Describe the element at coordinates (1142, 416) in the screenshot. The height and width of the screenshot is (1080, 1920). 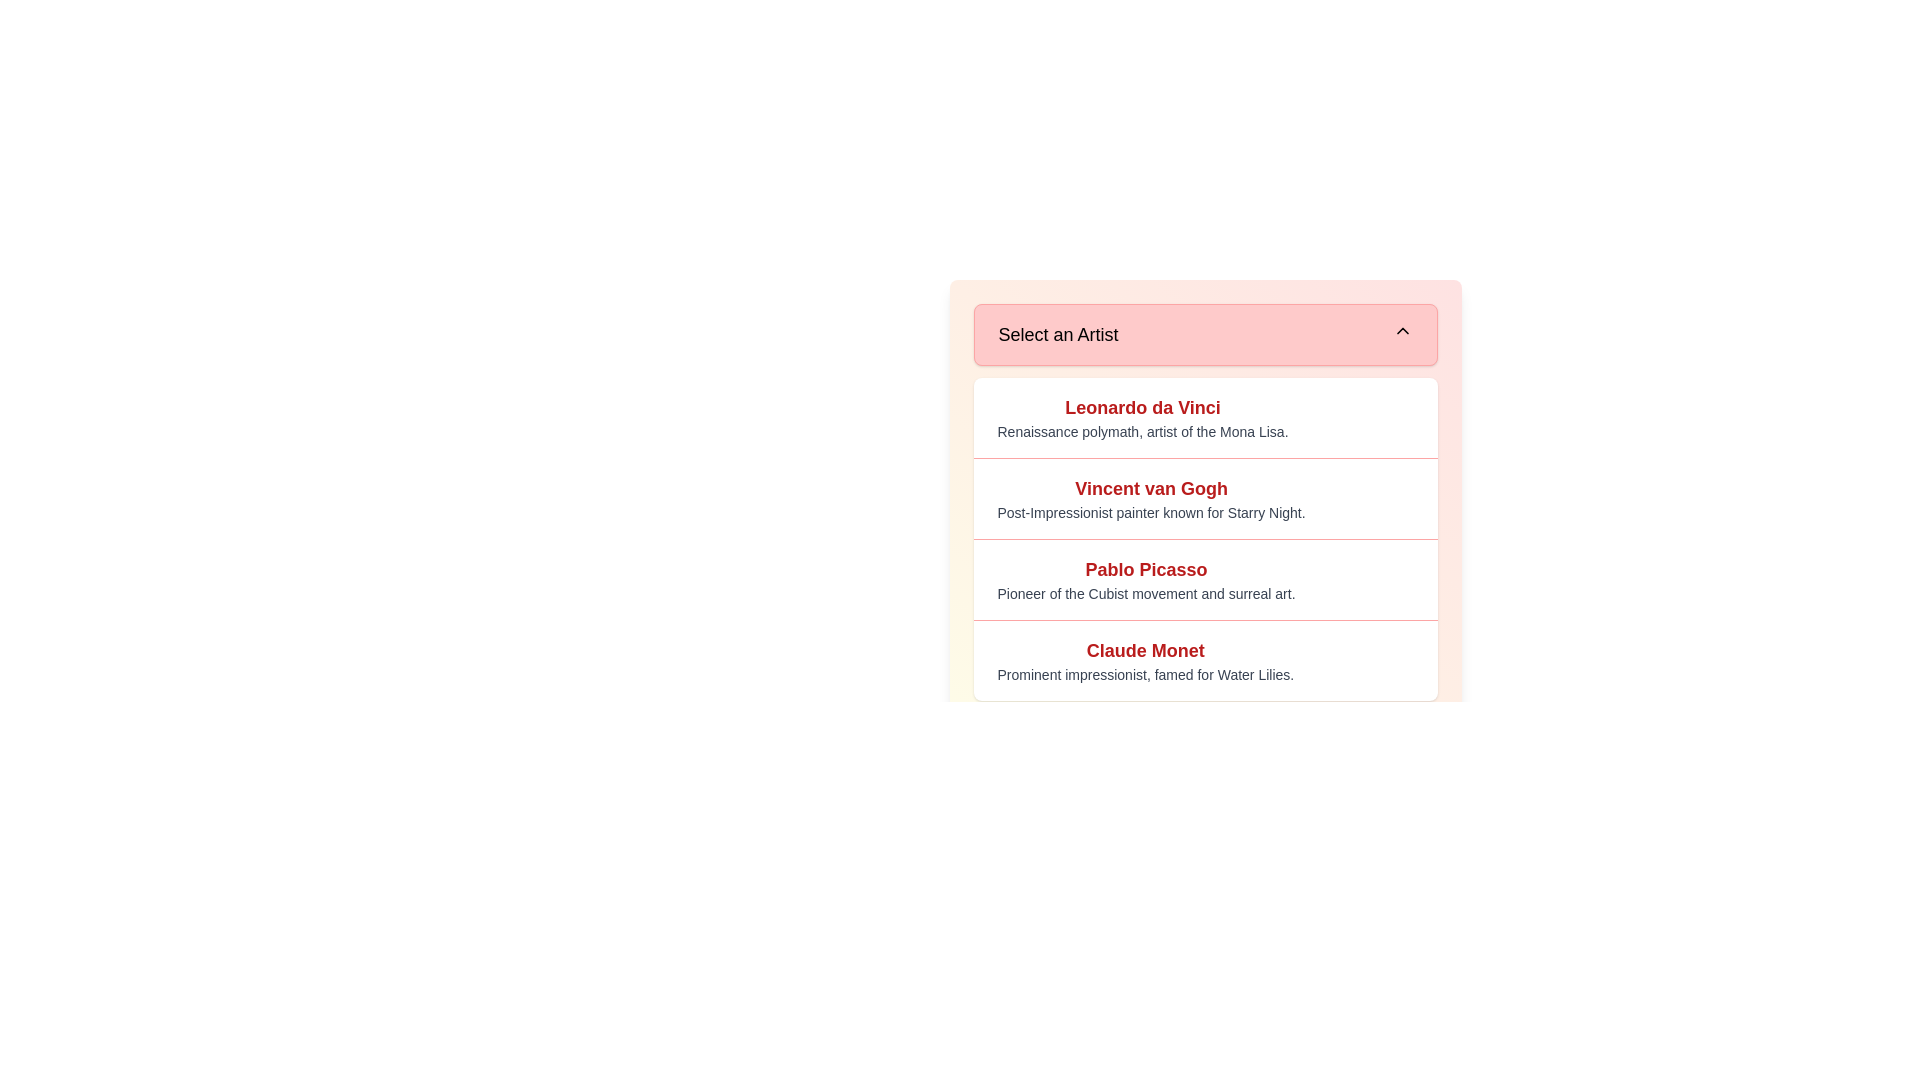
I see `the first list entry labeled 'Leonardo da Vinci'` at that location.